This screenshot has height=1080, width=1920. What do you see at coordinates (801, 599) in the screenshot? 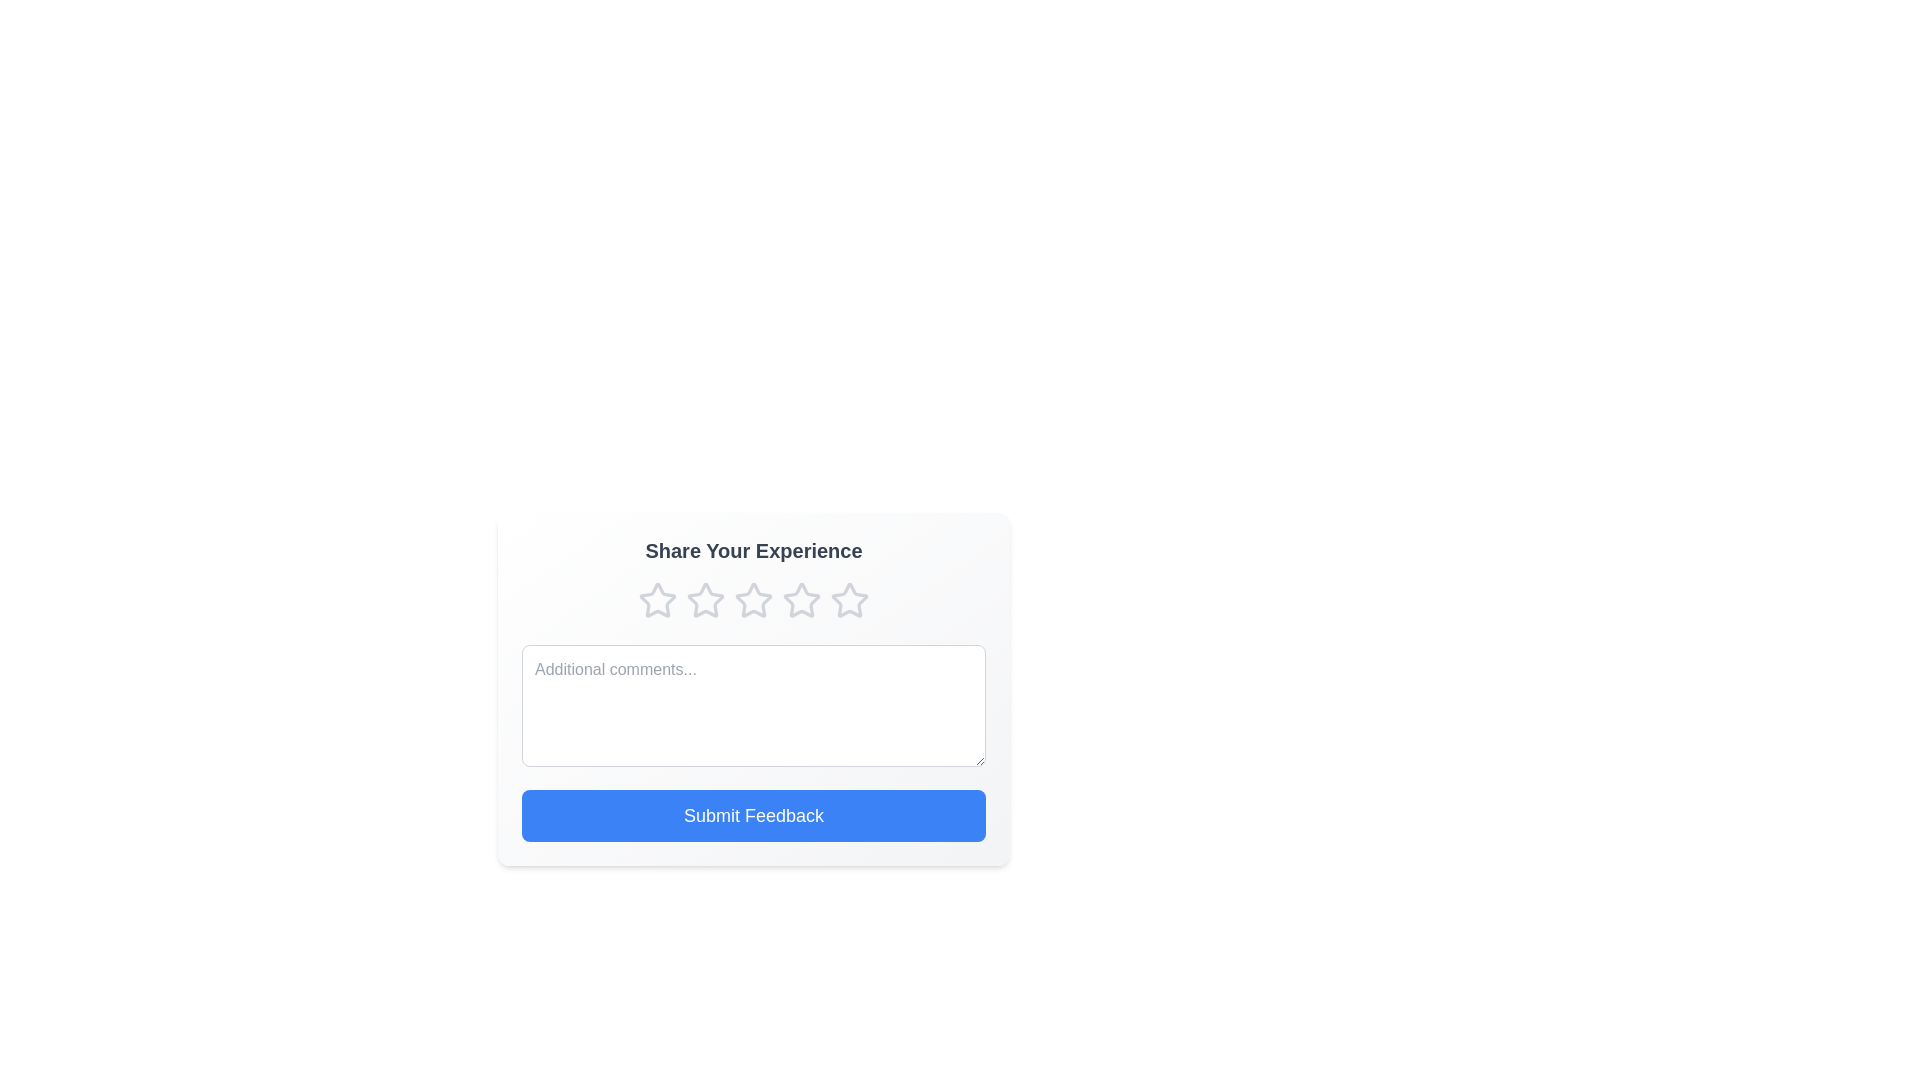
I see `the fourth star icon for rating` at bounding box center [801, 599].